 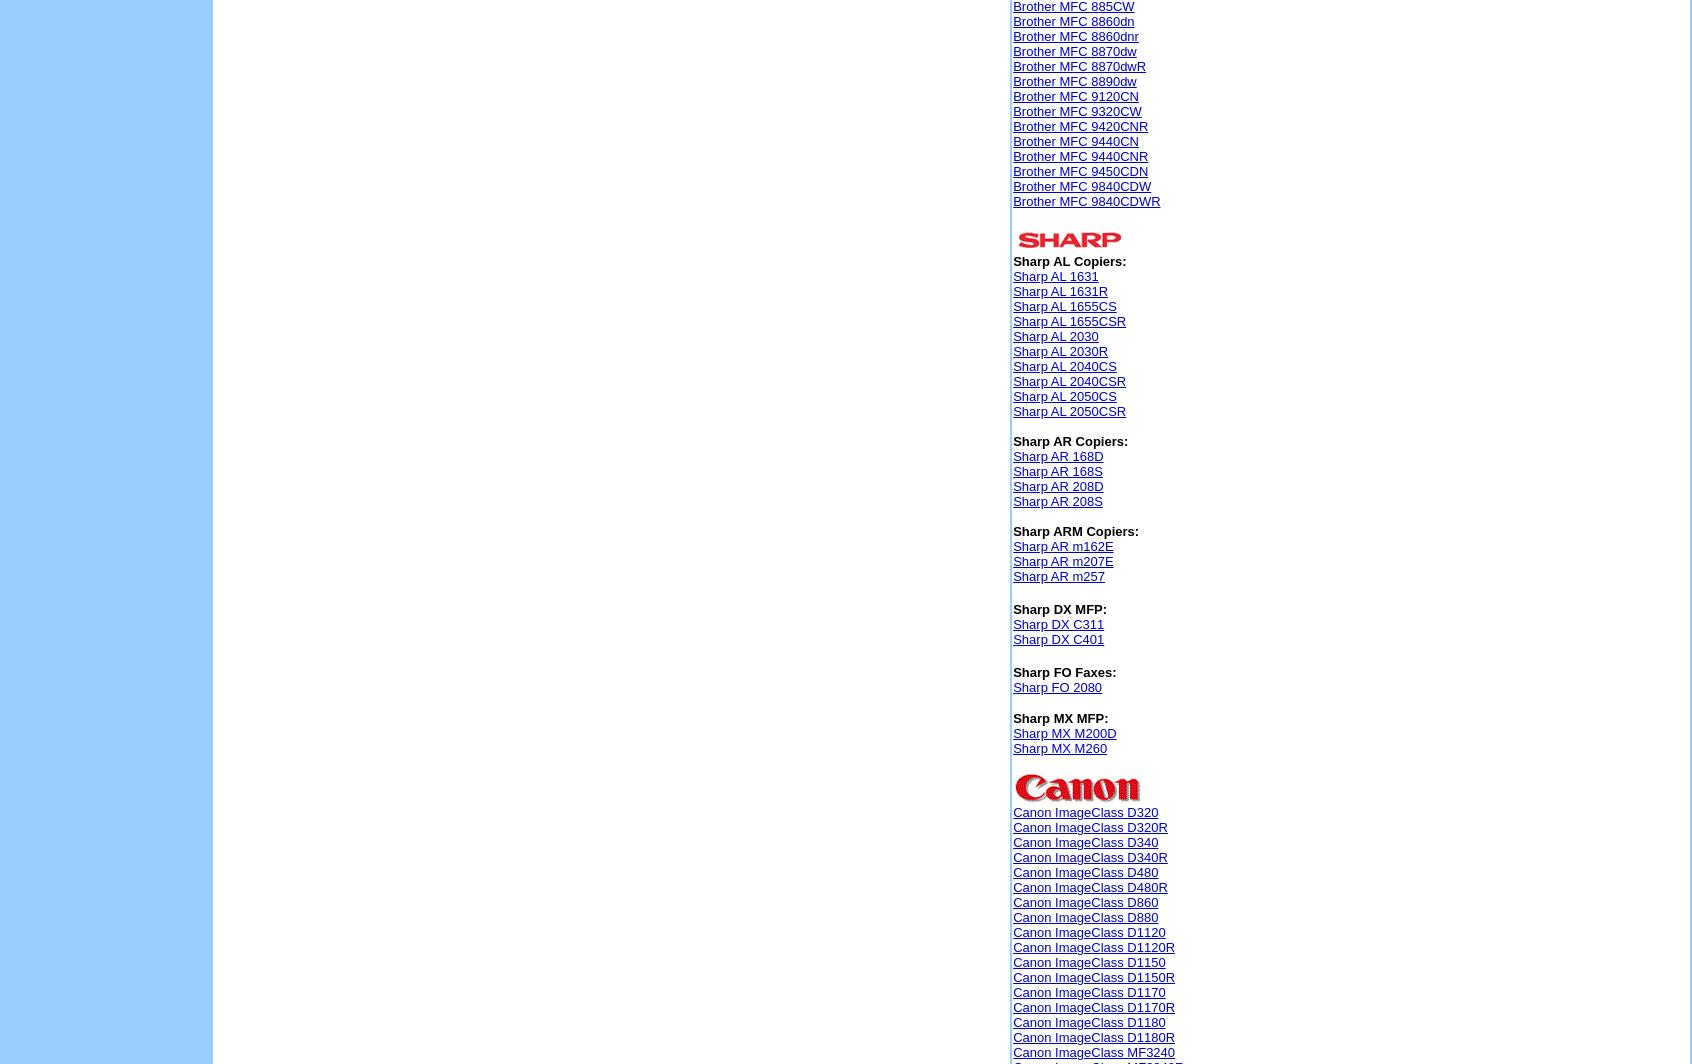 I want to click on 'Sharp AR Copiers:', so click(x=1070, y=441).